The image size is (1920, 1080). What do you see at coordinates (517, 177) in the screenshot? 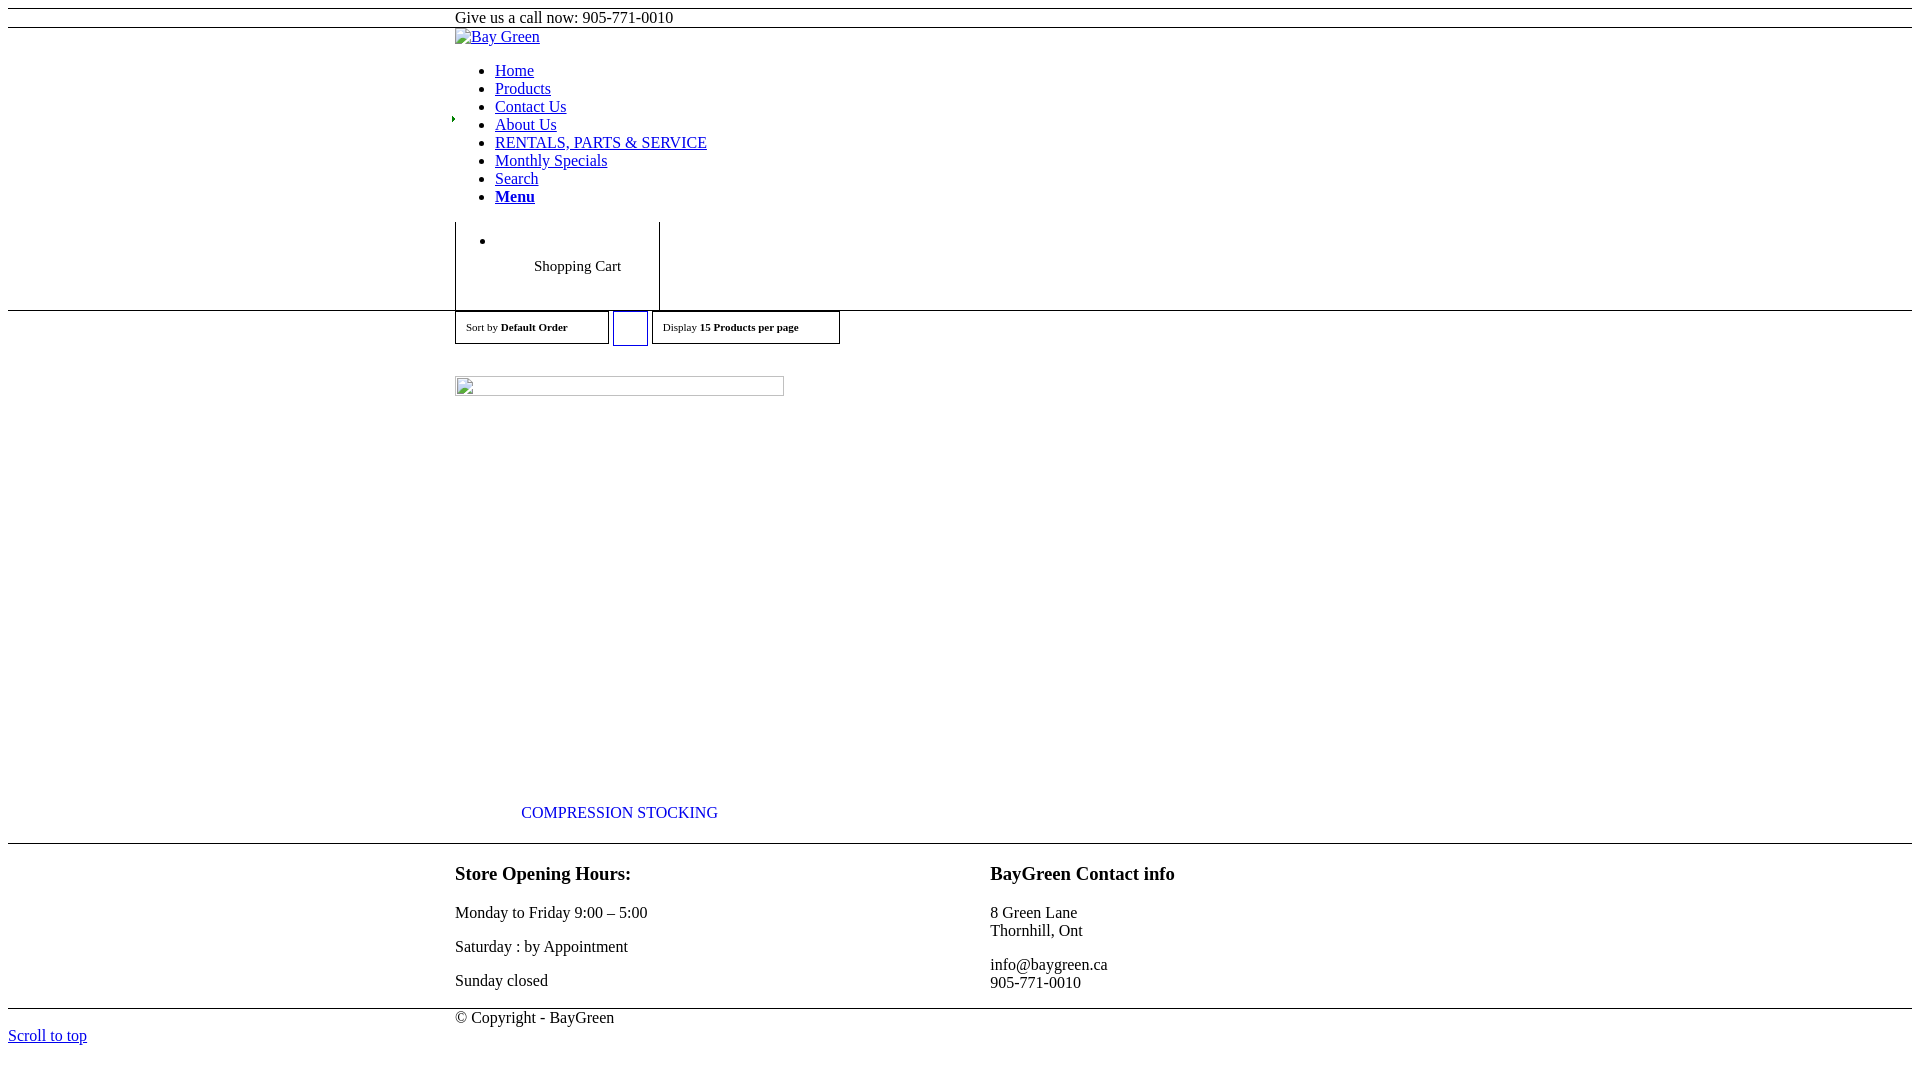
I see `'Search'` at bounding box center [517, 177].